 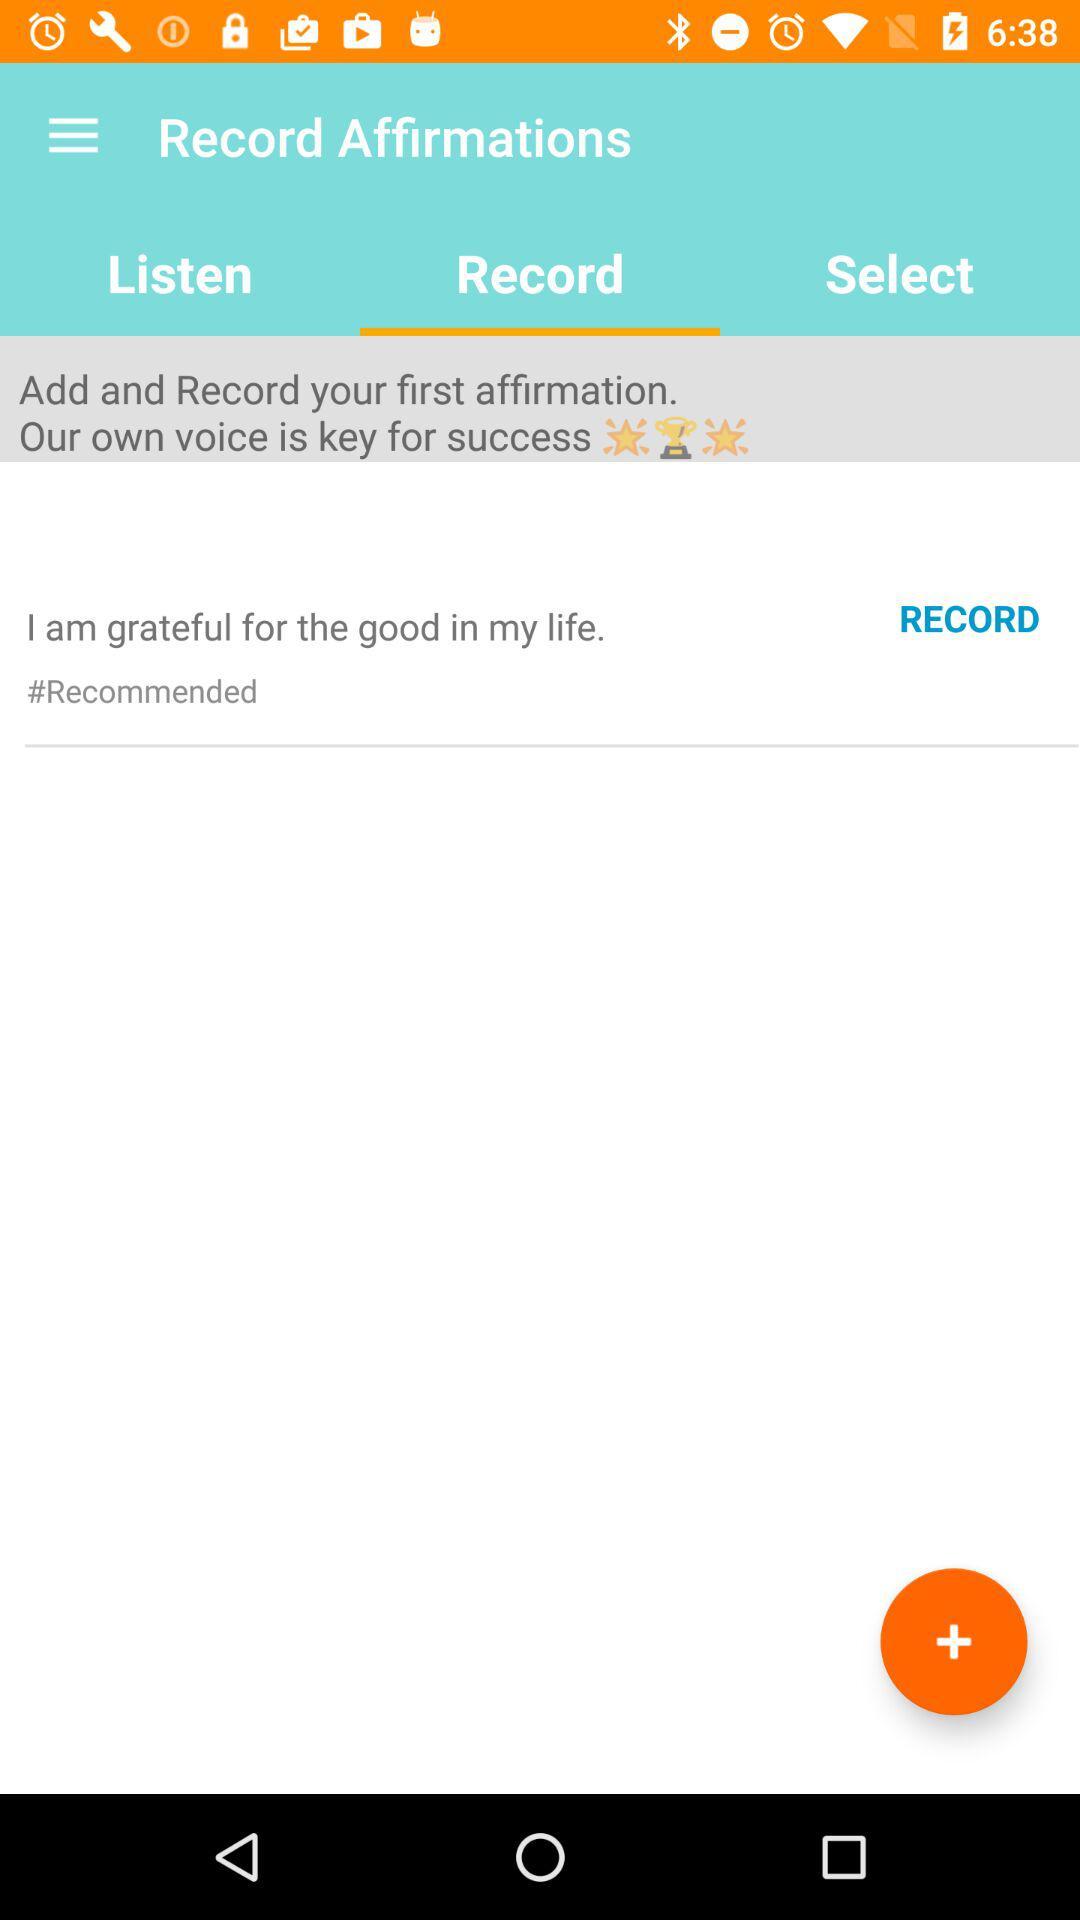 I want to click on record option, so click(x=952, y=1641).